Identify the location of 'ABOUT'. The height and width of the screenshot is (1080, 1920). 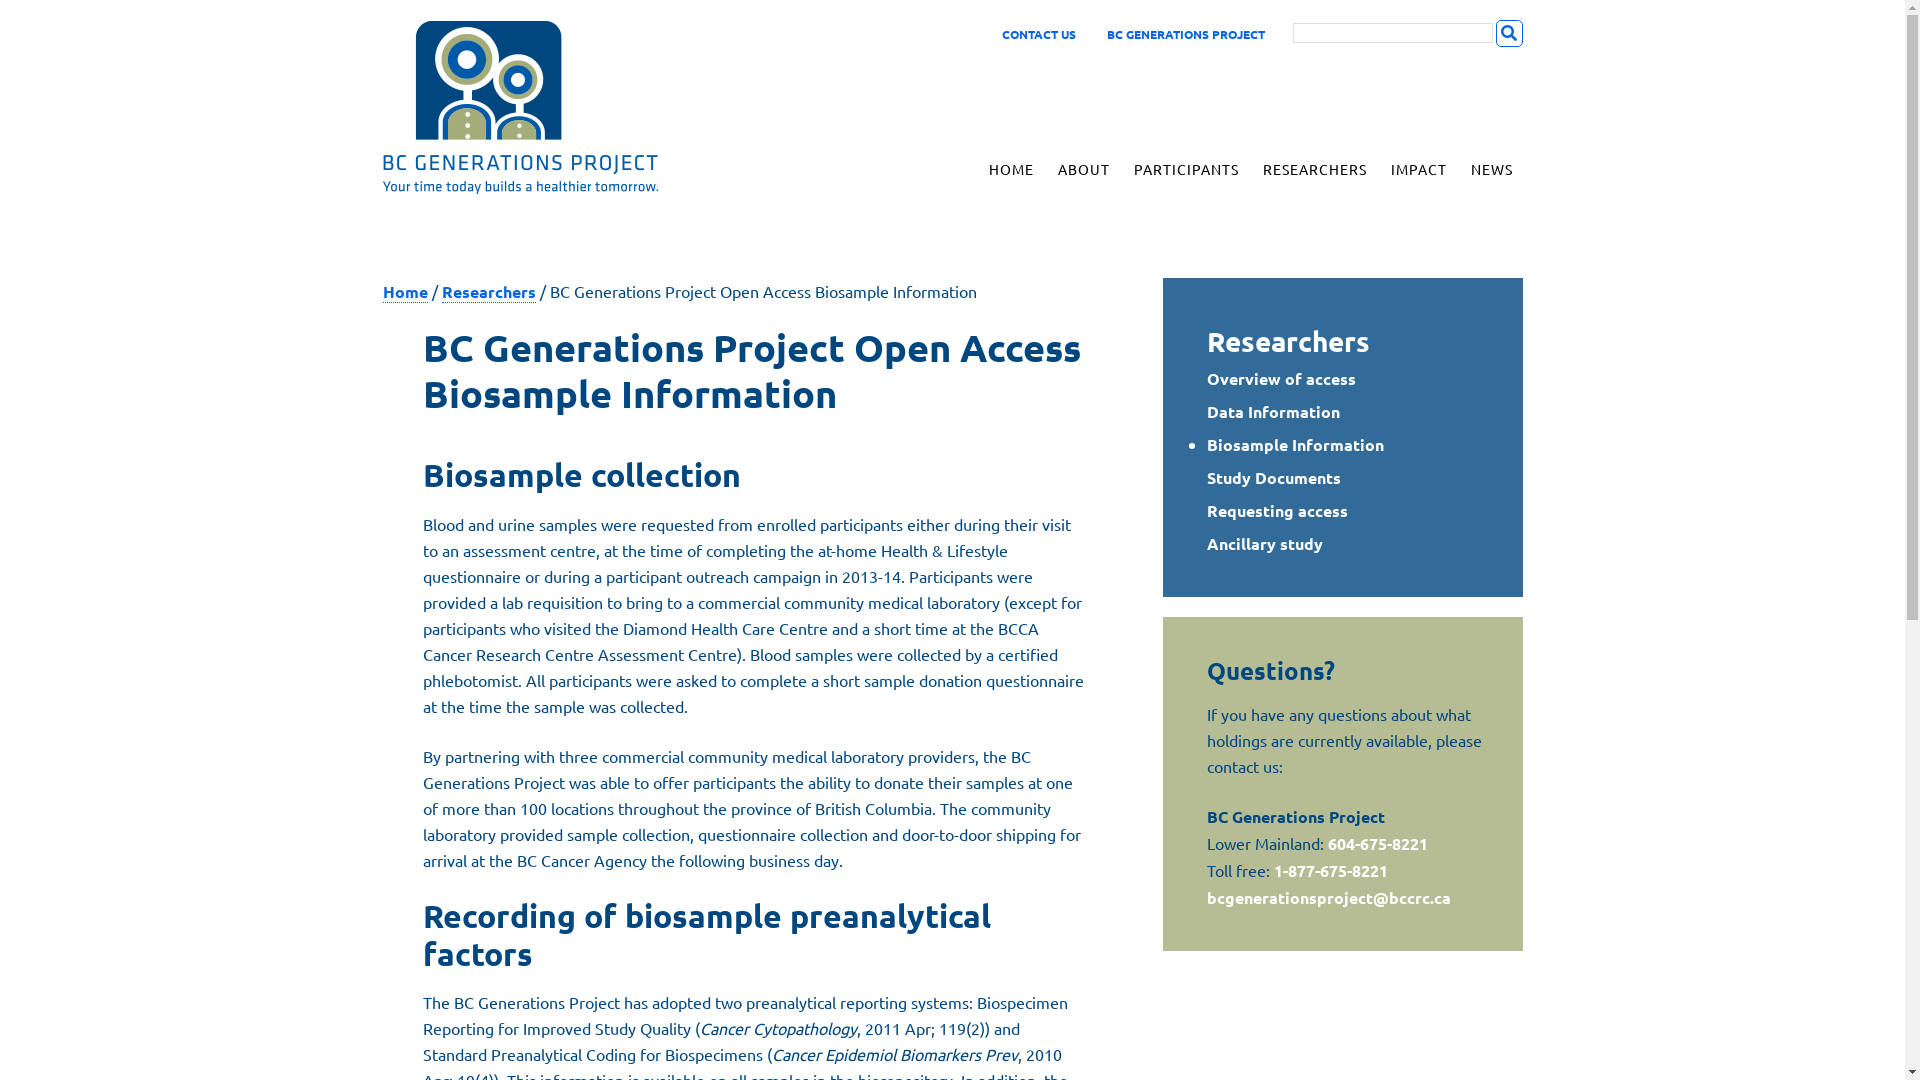
(1083, 168).